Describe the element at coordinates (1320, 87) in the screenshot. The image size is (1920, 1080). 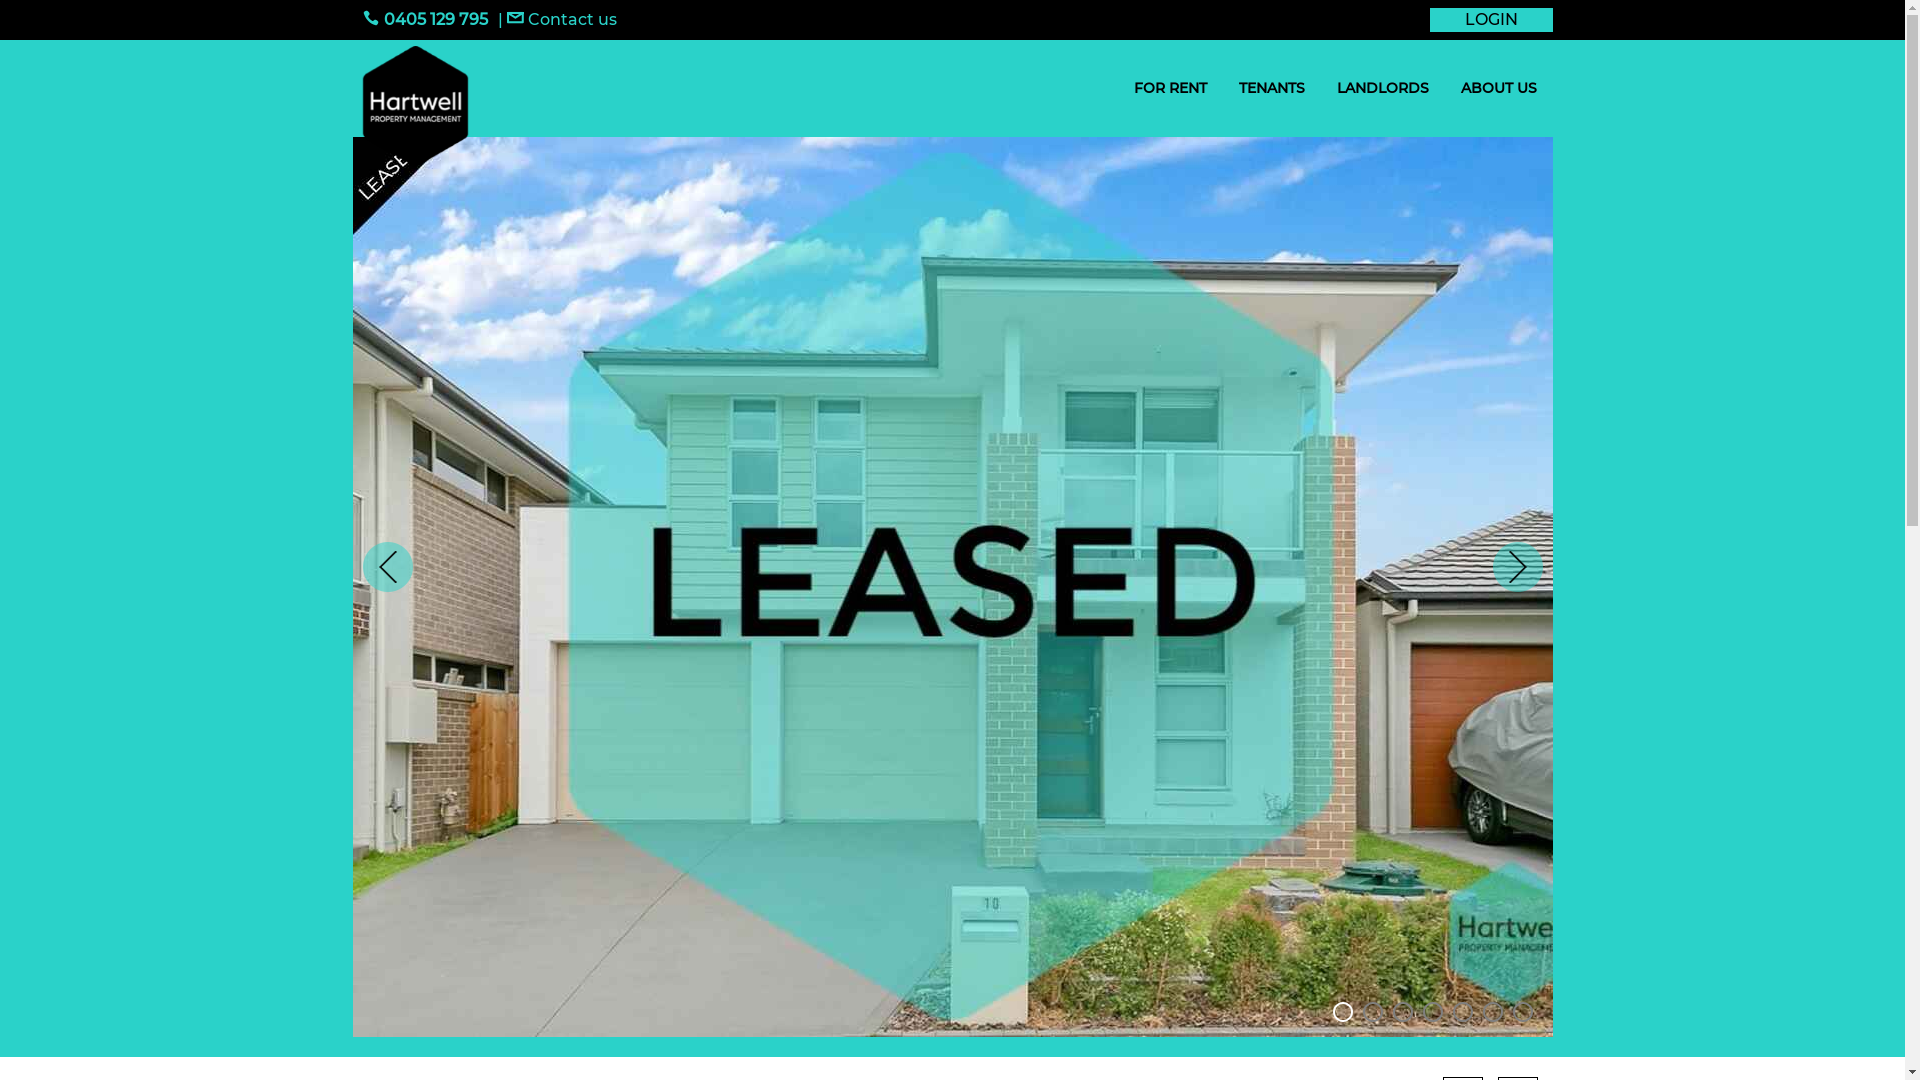
I see `'LANDLORDS'` at that location.